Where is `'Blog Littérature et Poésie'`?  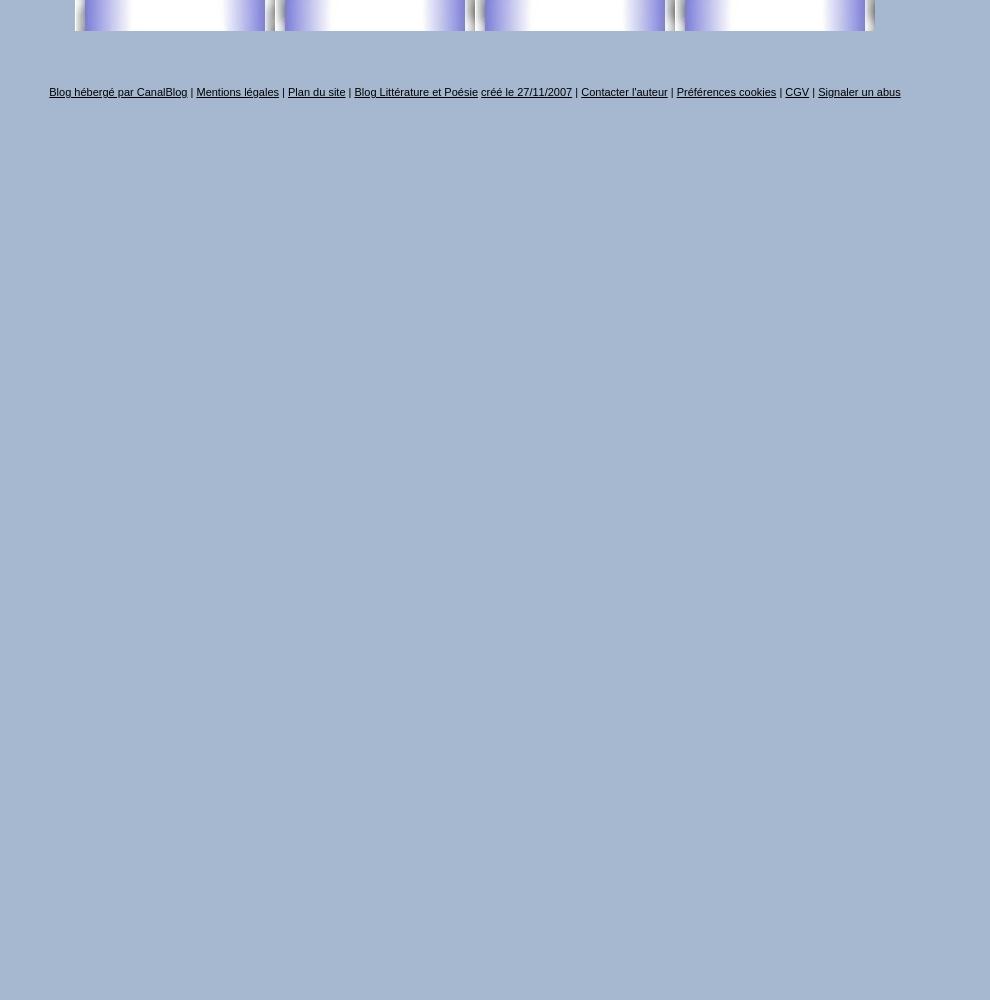
'Blog Littérature et Poésie' is located at coordinates (414, 91).